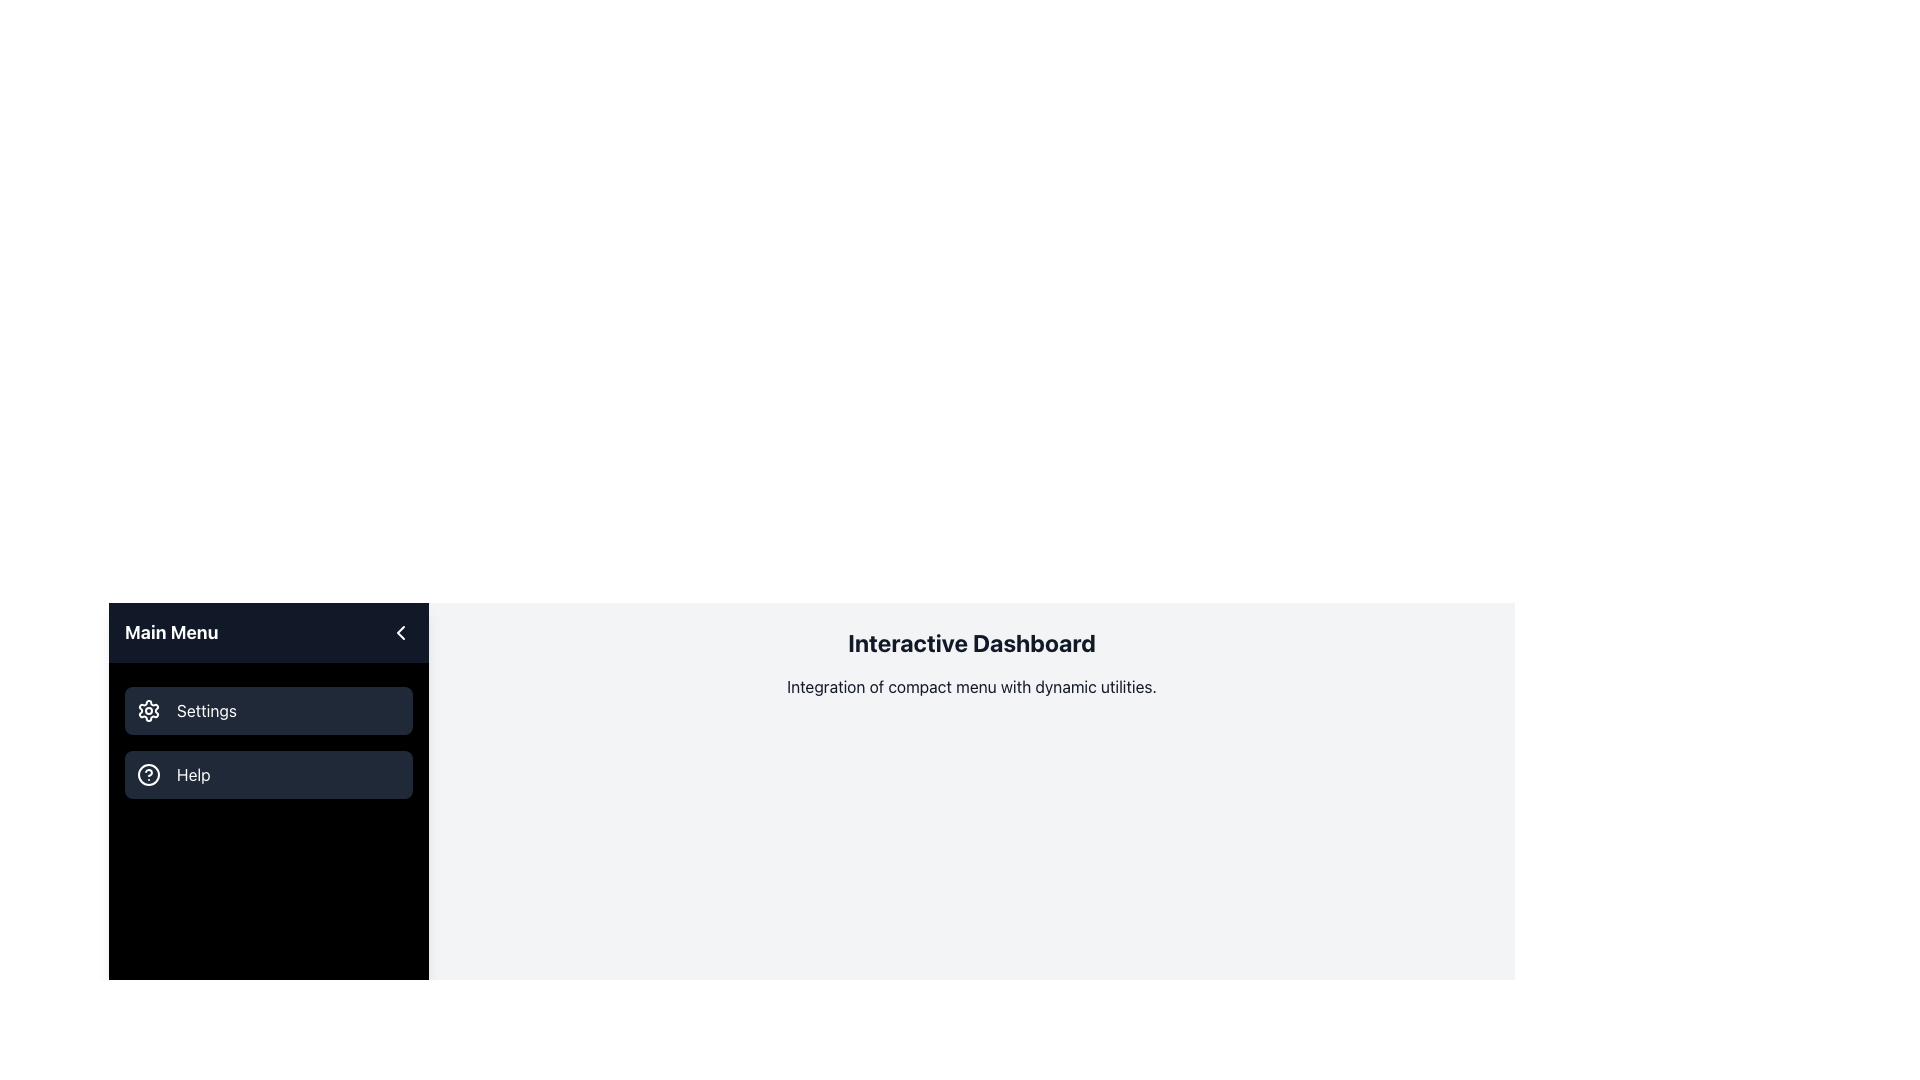  Describe the element at coordinates (971, 685) in the screenshot. I see `the plain text element reading 'Integration of compact menu with dynamic utilities.' which is positioned directly below the title 'Interactive Dashboard'` at that location.